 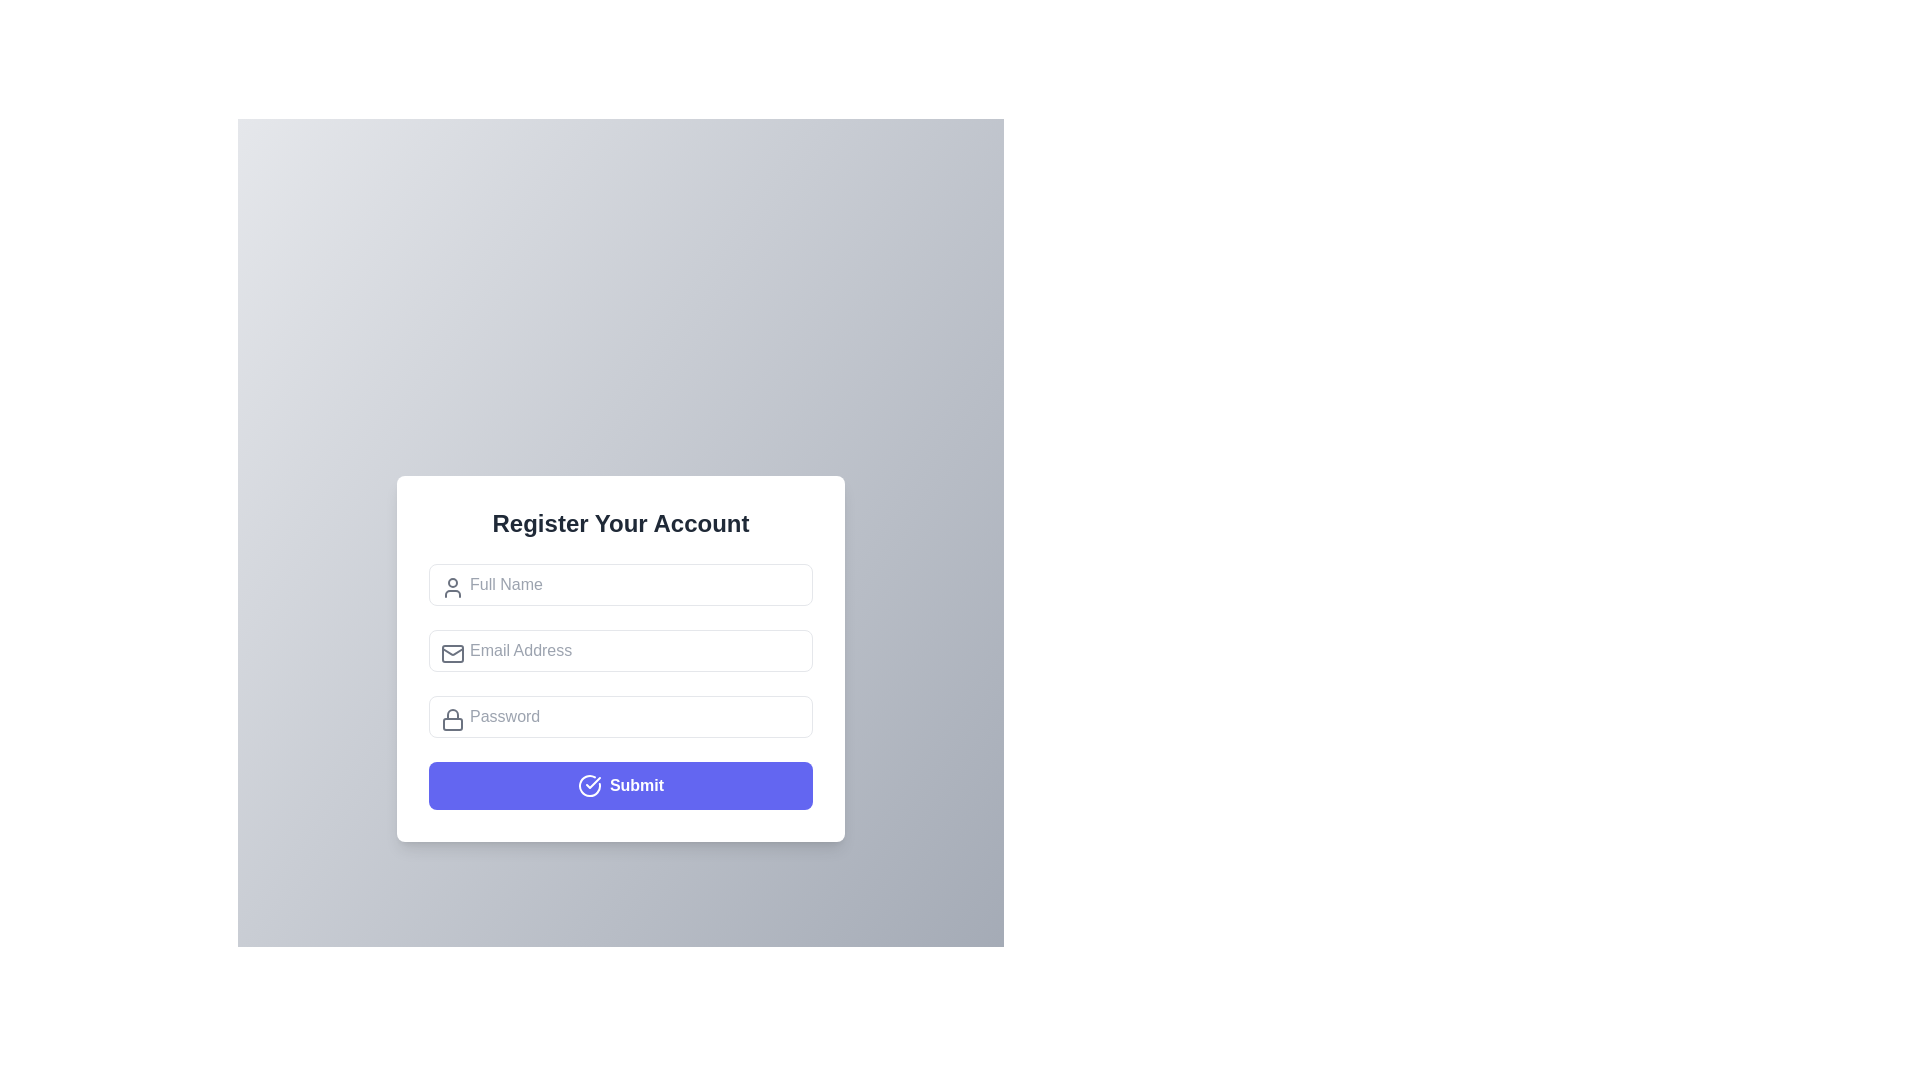 I want to click on the checkmark icon within the 'Submit' button, so click(x=592, y=782).